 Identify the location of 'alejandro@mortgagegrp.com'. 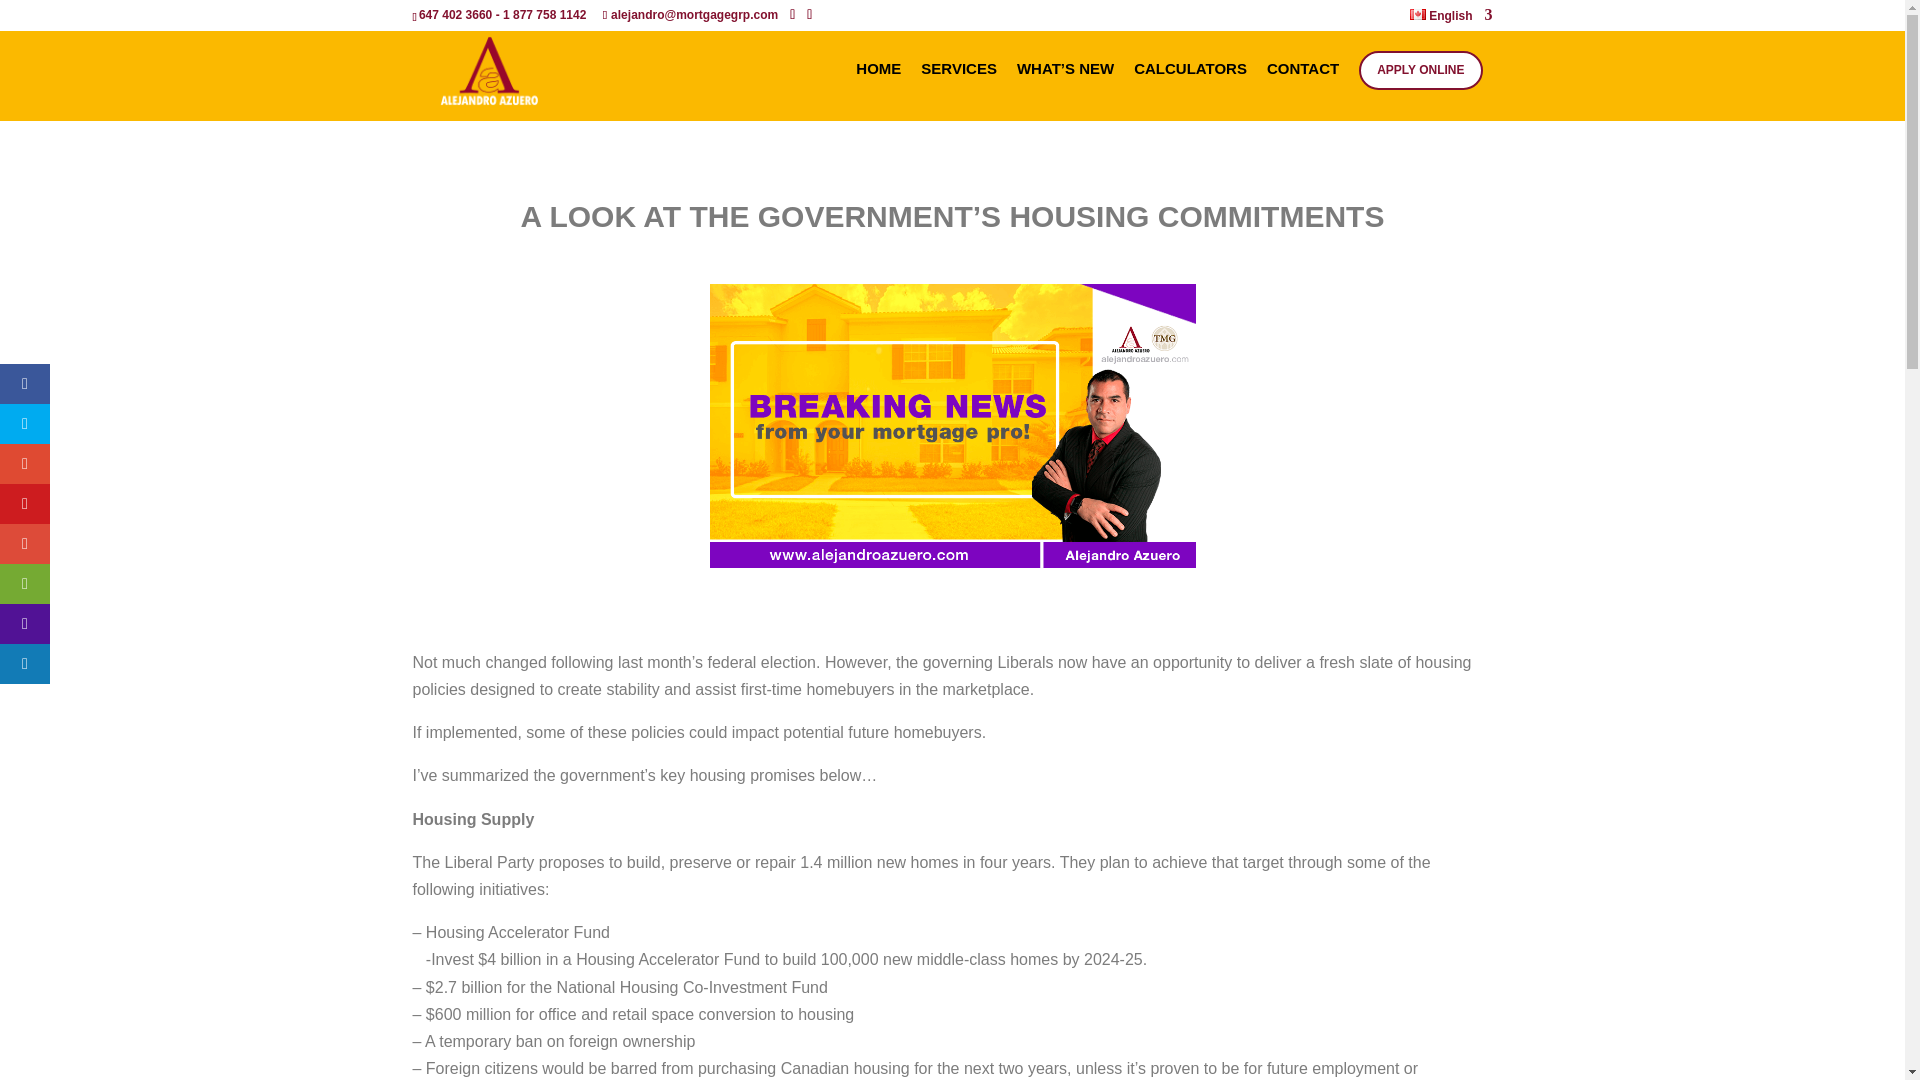
(690, 15).